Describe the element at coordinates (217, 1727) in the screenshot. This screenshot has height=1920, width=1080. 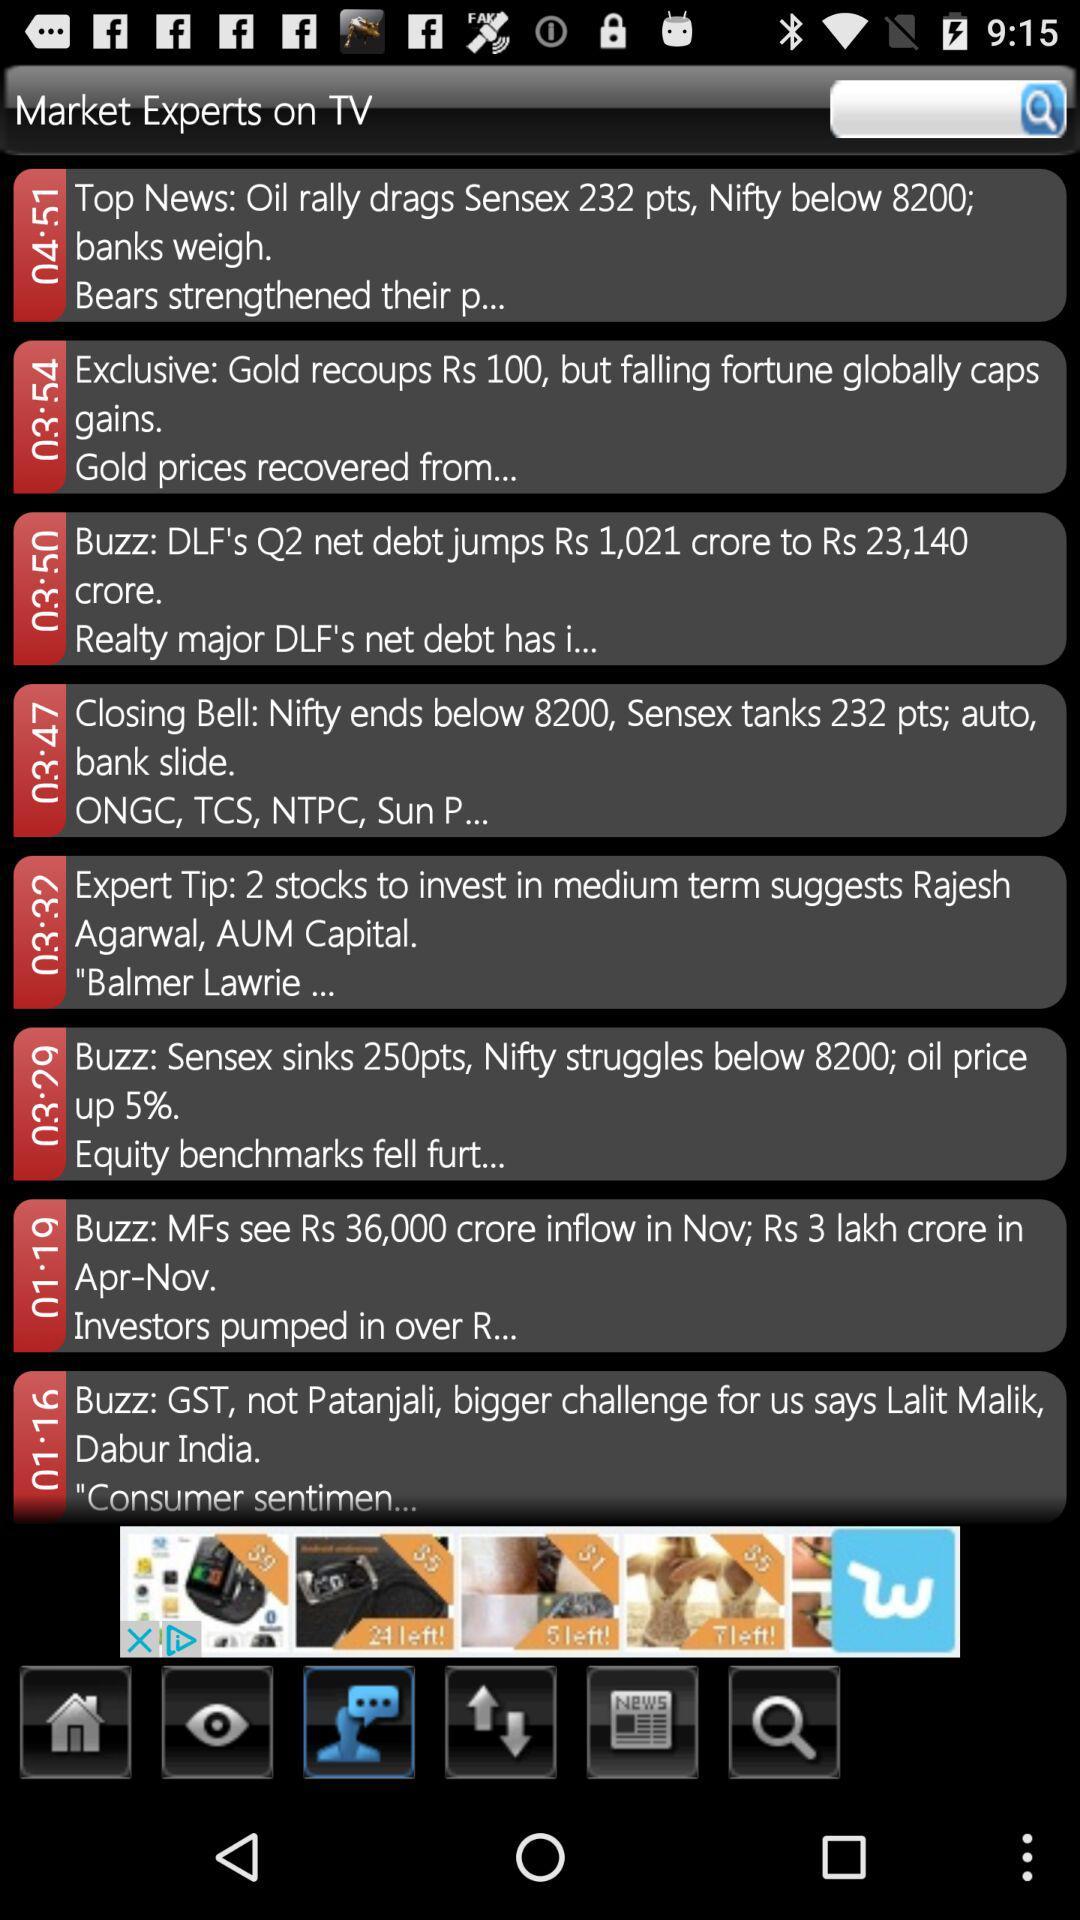
I see `search` at that location.